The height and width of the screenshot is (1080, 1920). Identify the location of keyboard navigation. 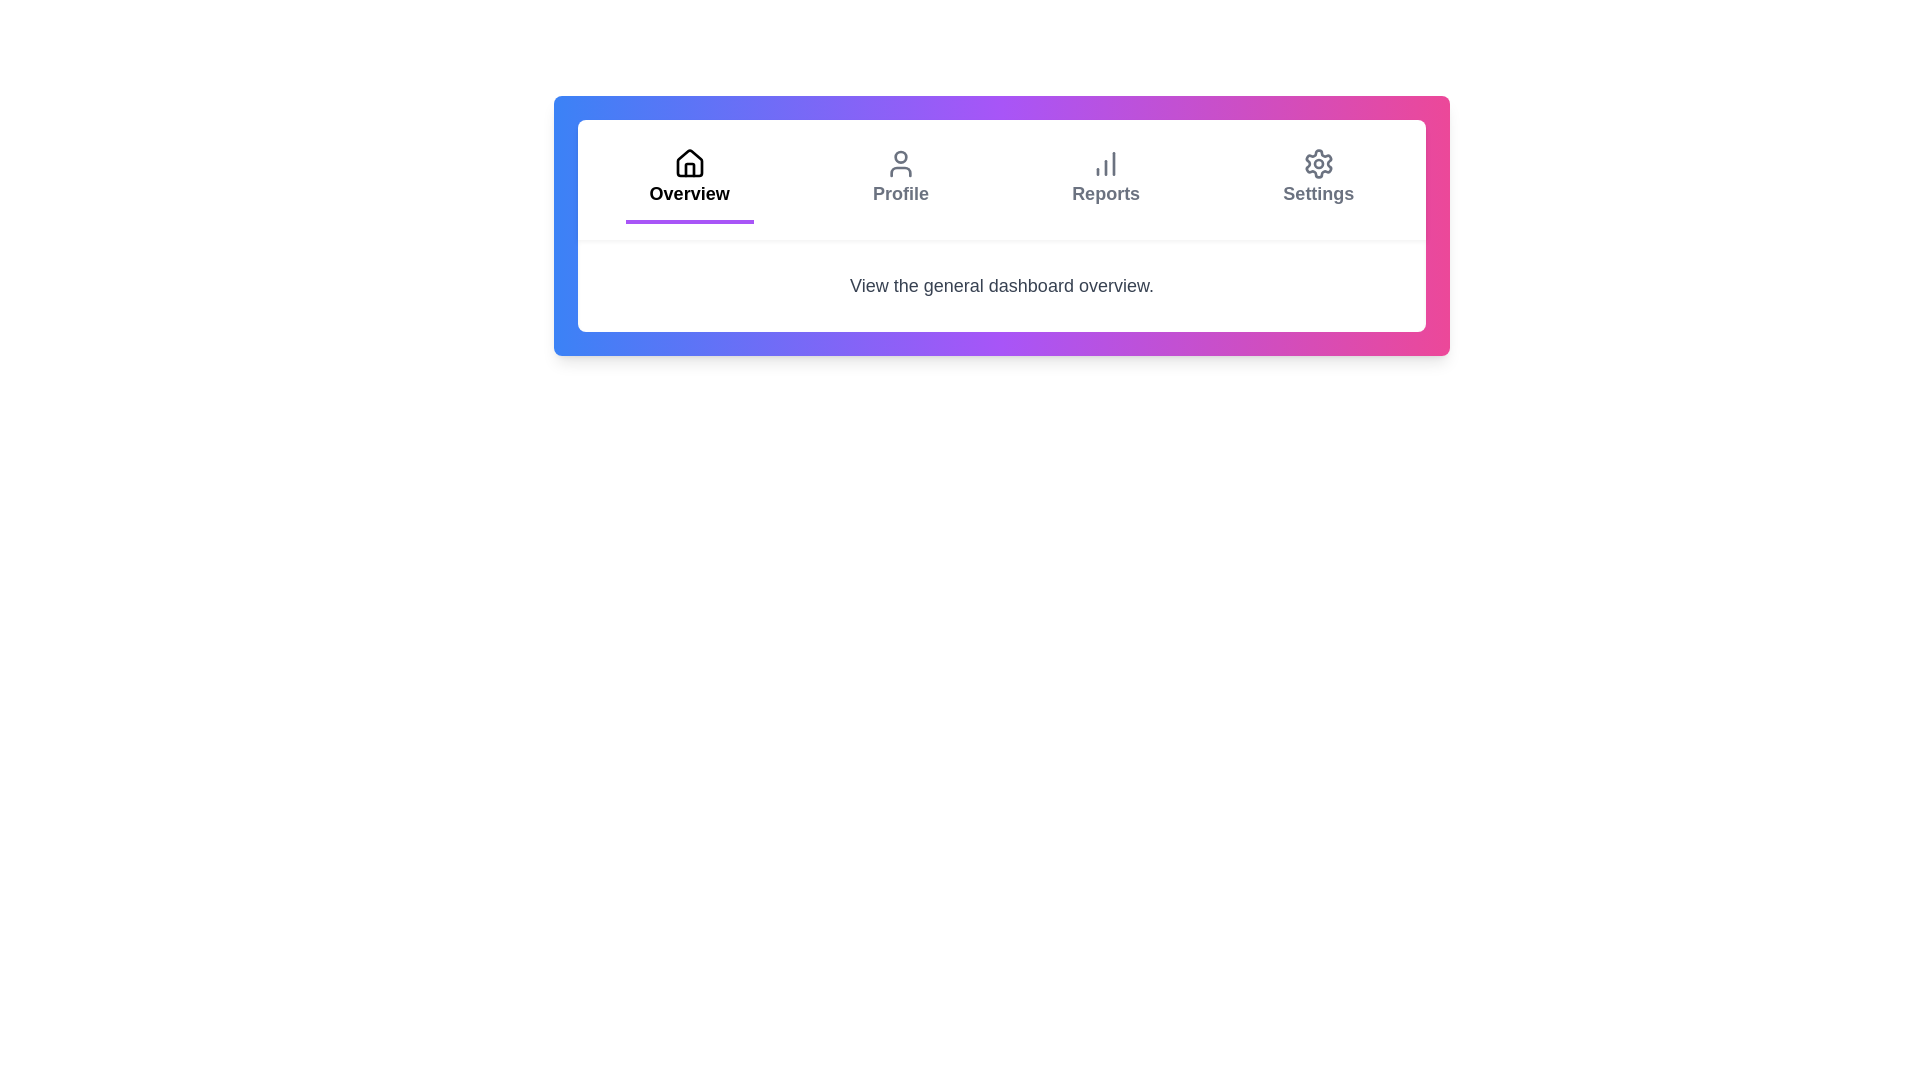
(689, 163).